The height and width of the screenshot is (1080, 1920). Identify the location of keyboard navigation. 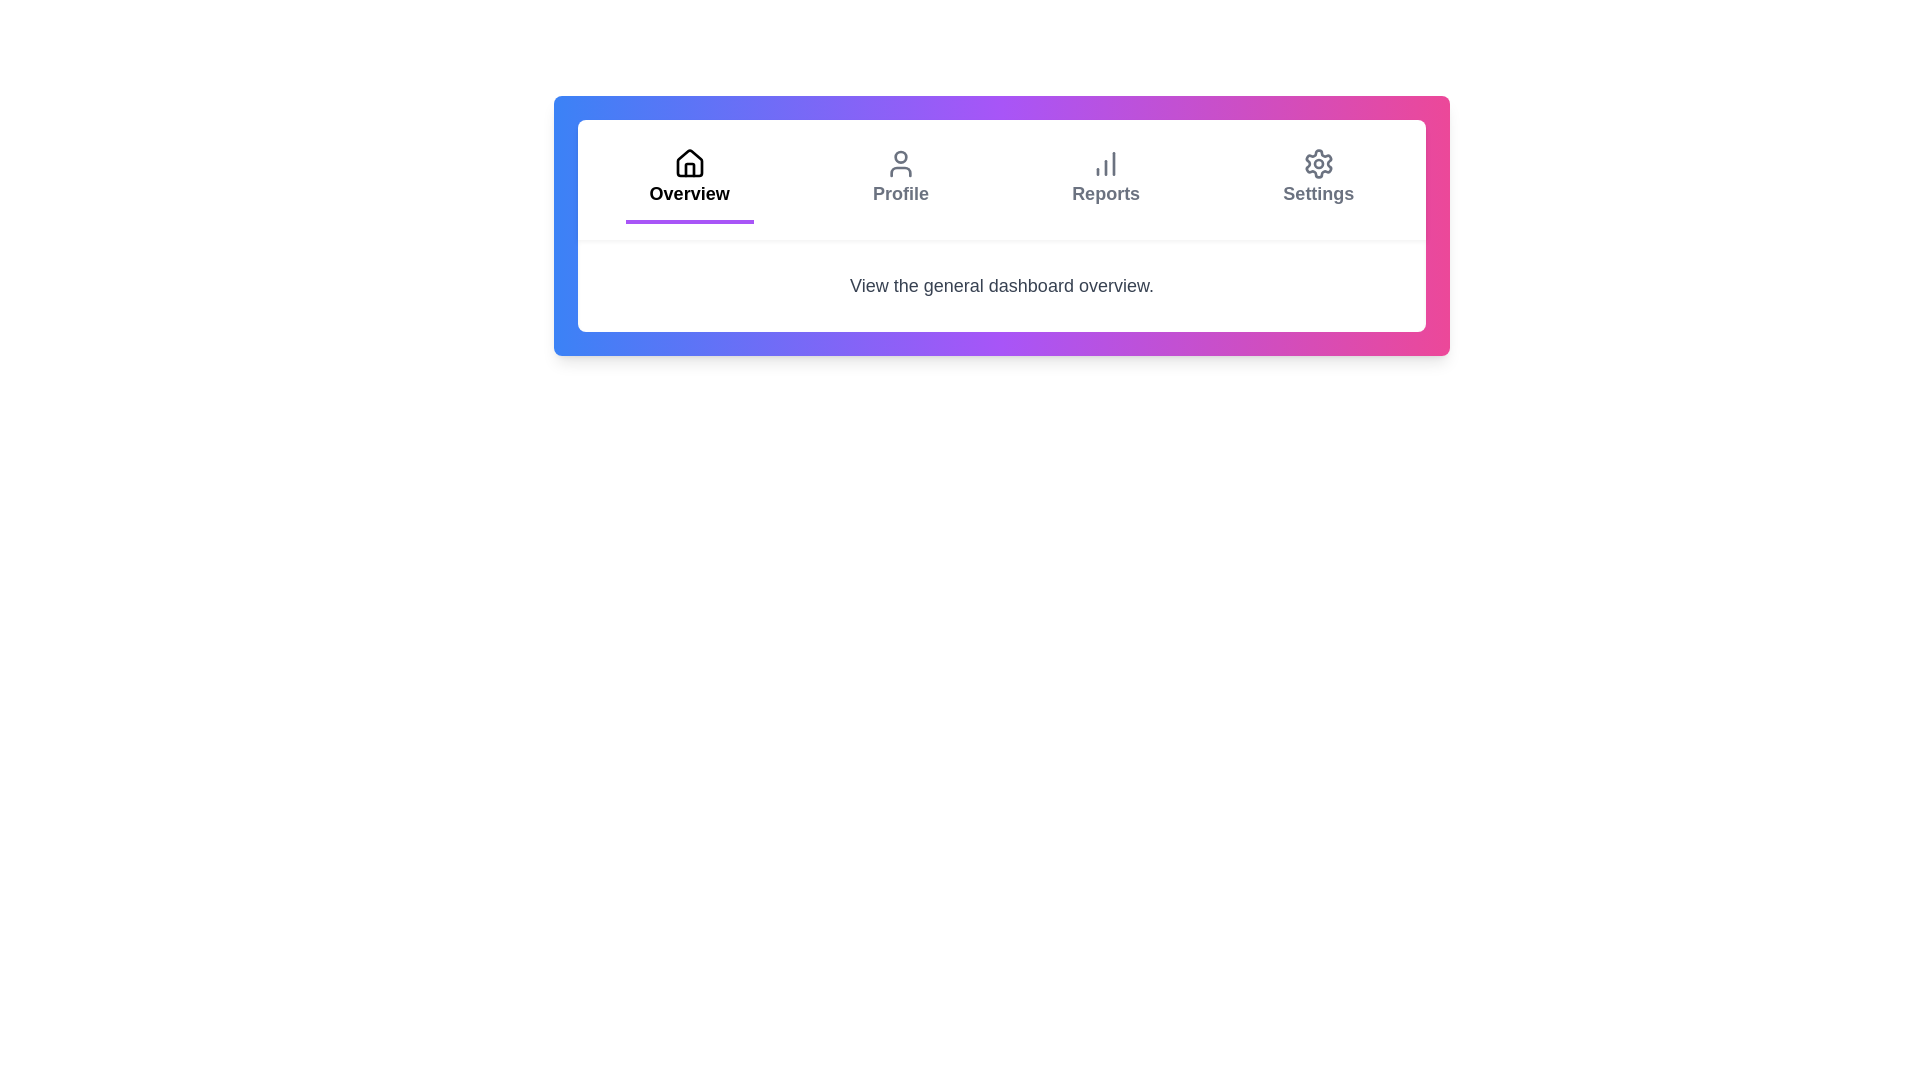
(689, 163).